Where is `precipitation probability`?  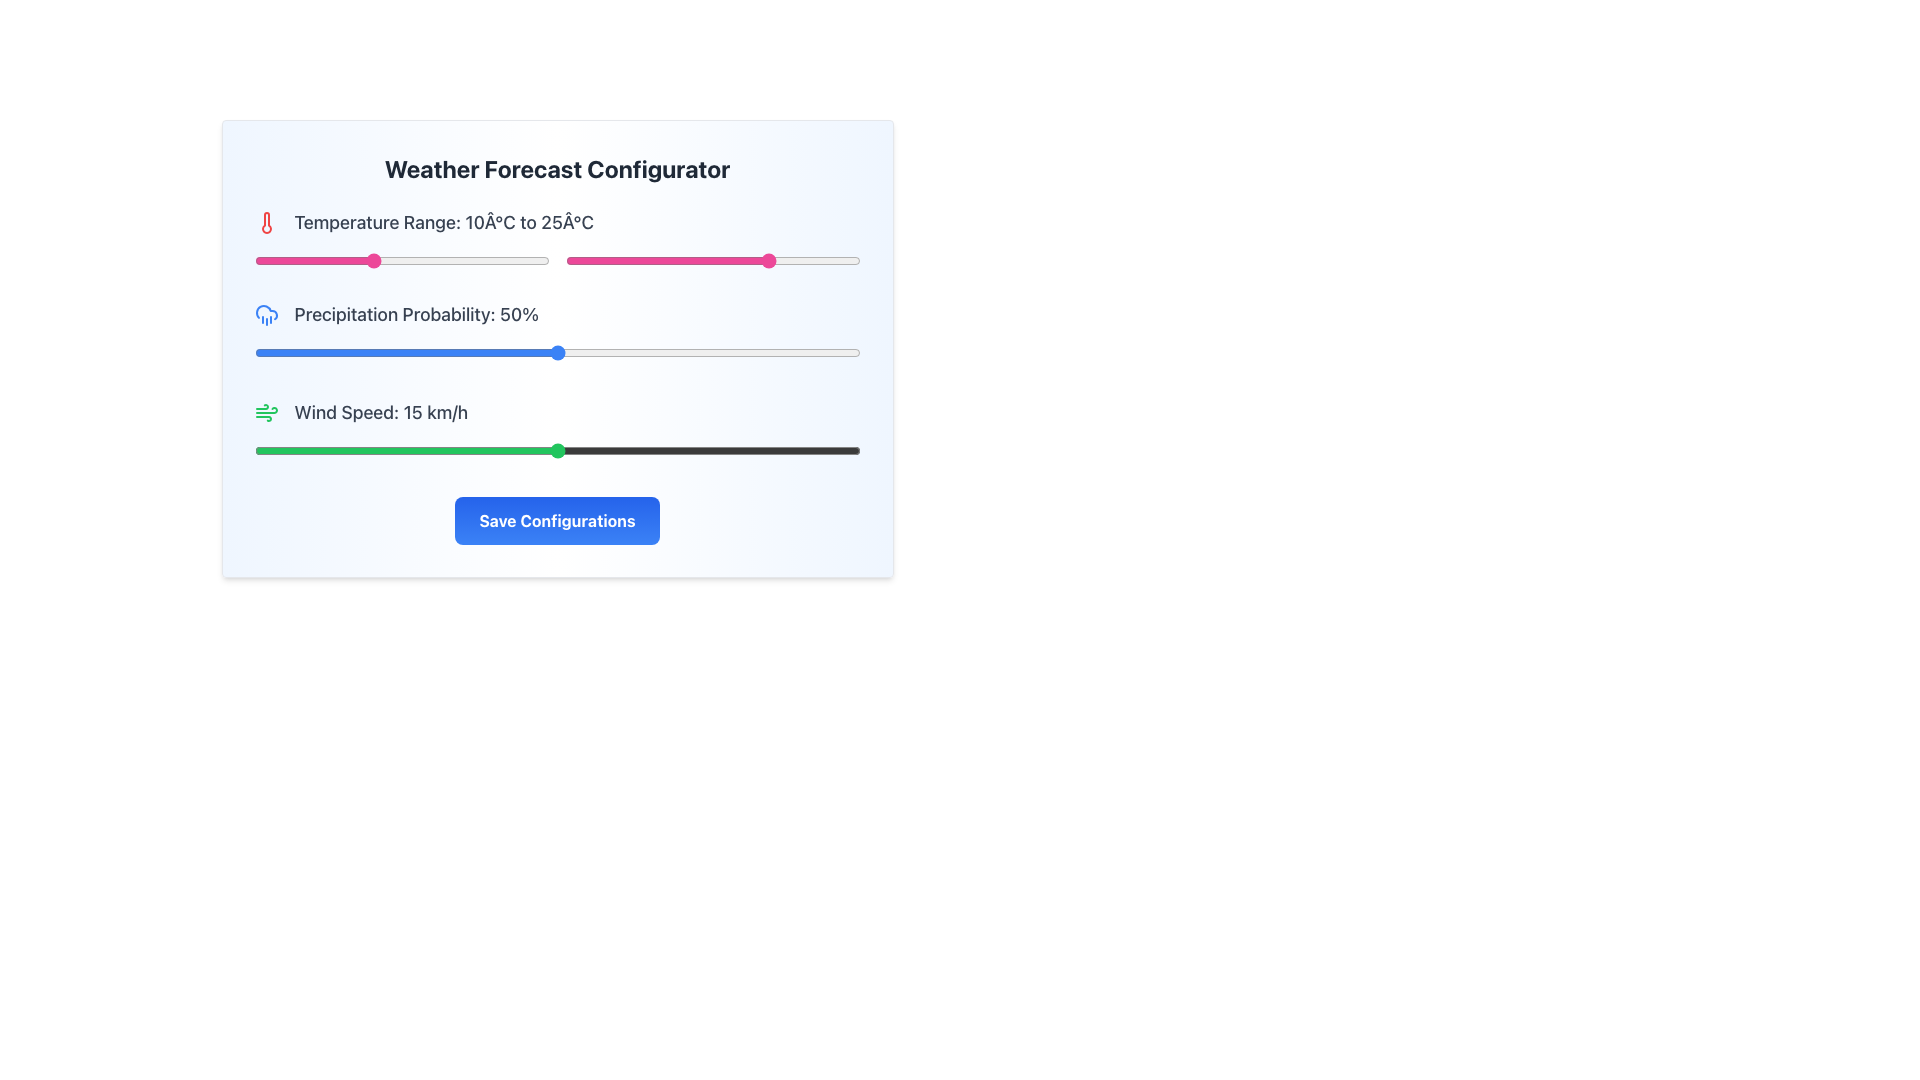 precipitation probability is located at coordinates (447, 352).